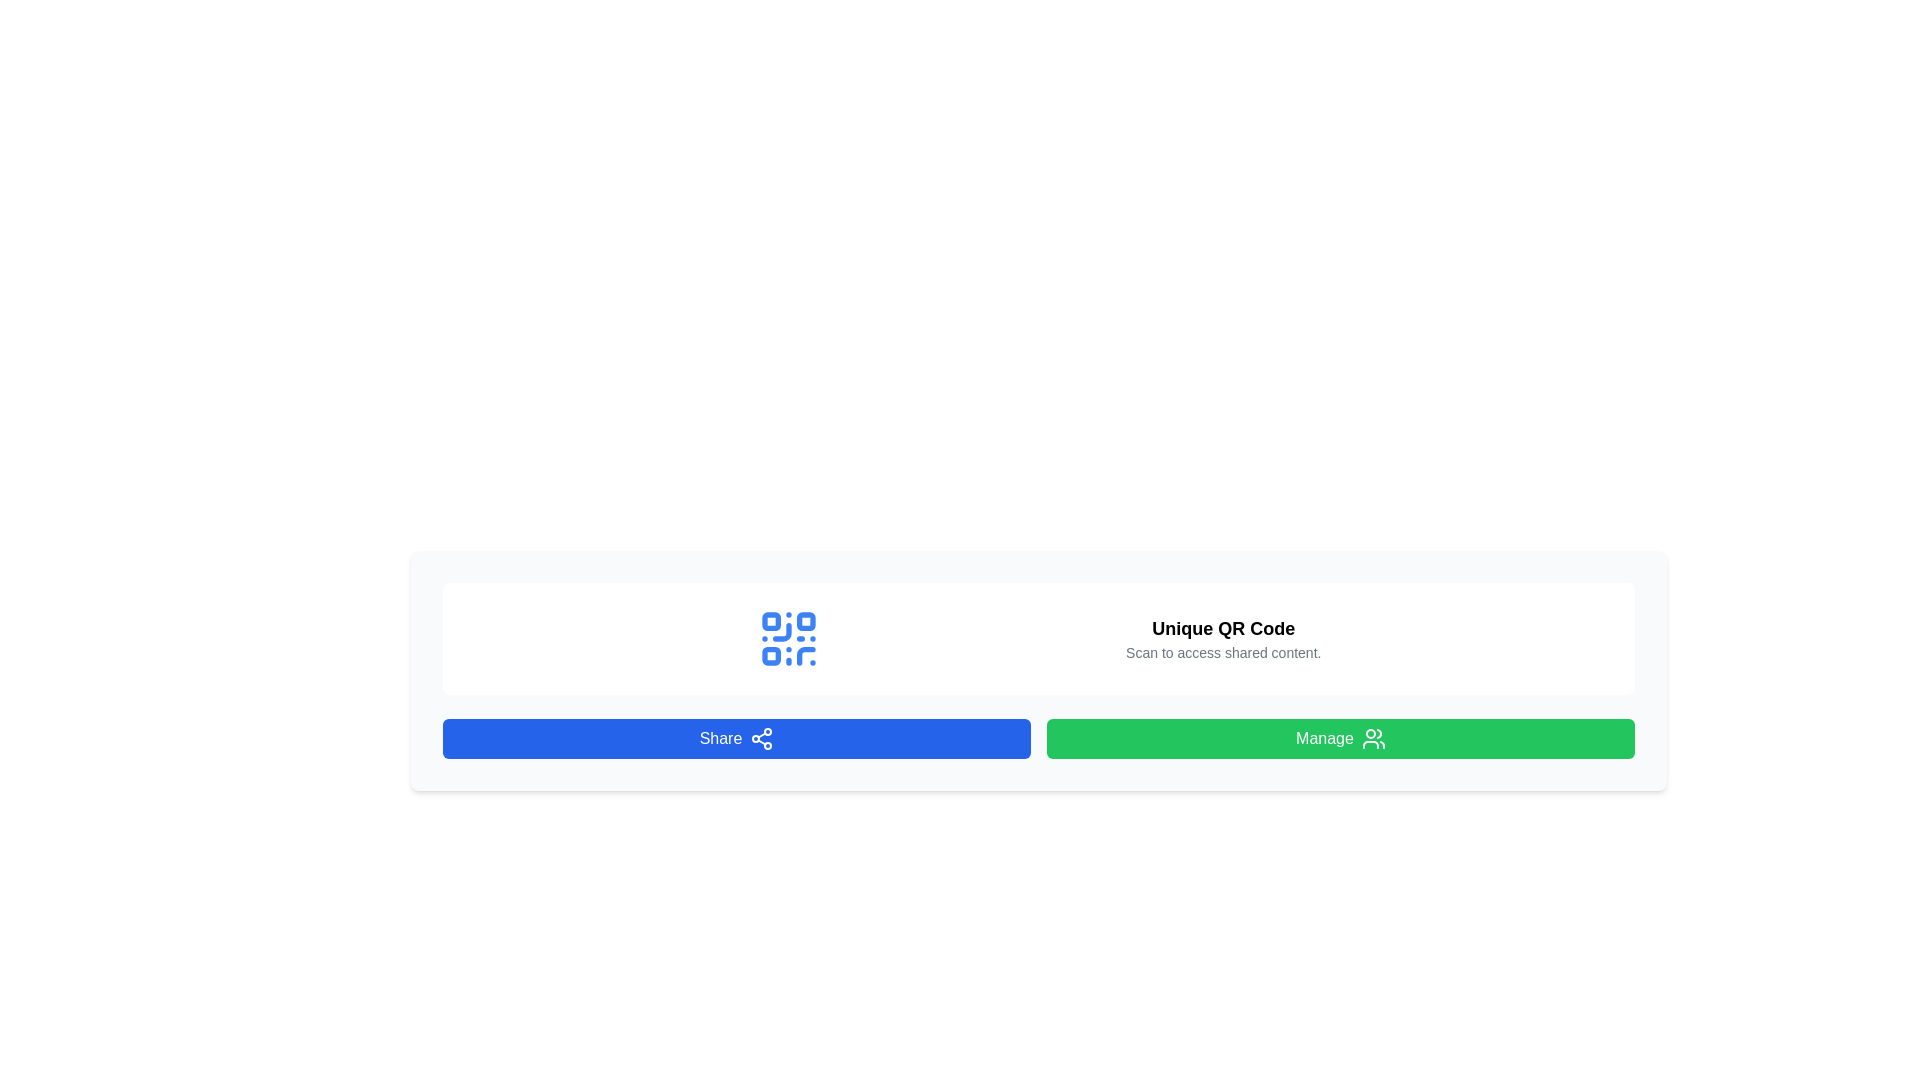  What do you see at coordinates (761, 739) in the screenshot?
I see `the SVG share icon located to the right of the 'Share' text within the share button in the bottom left section of the interface` at bounding box center [761, 739].